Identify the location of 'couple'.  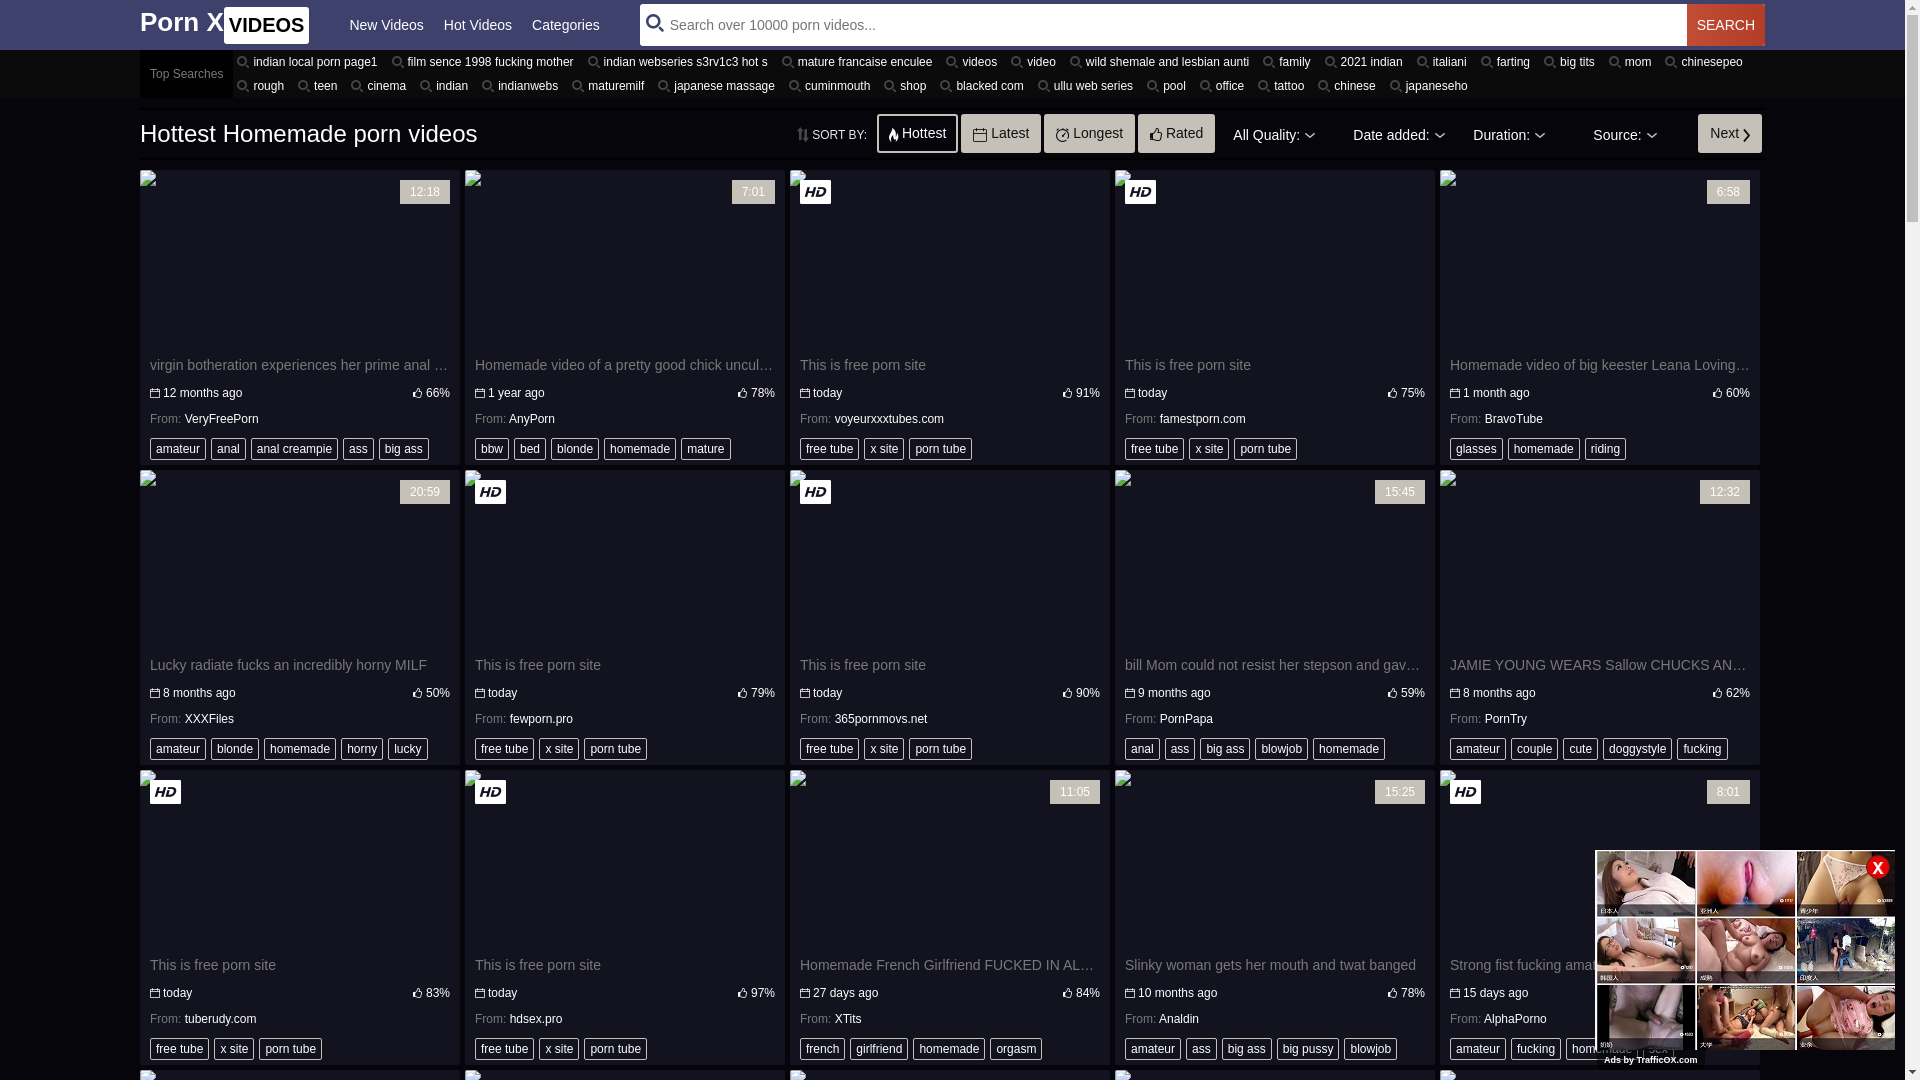
(1533, 748).